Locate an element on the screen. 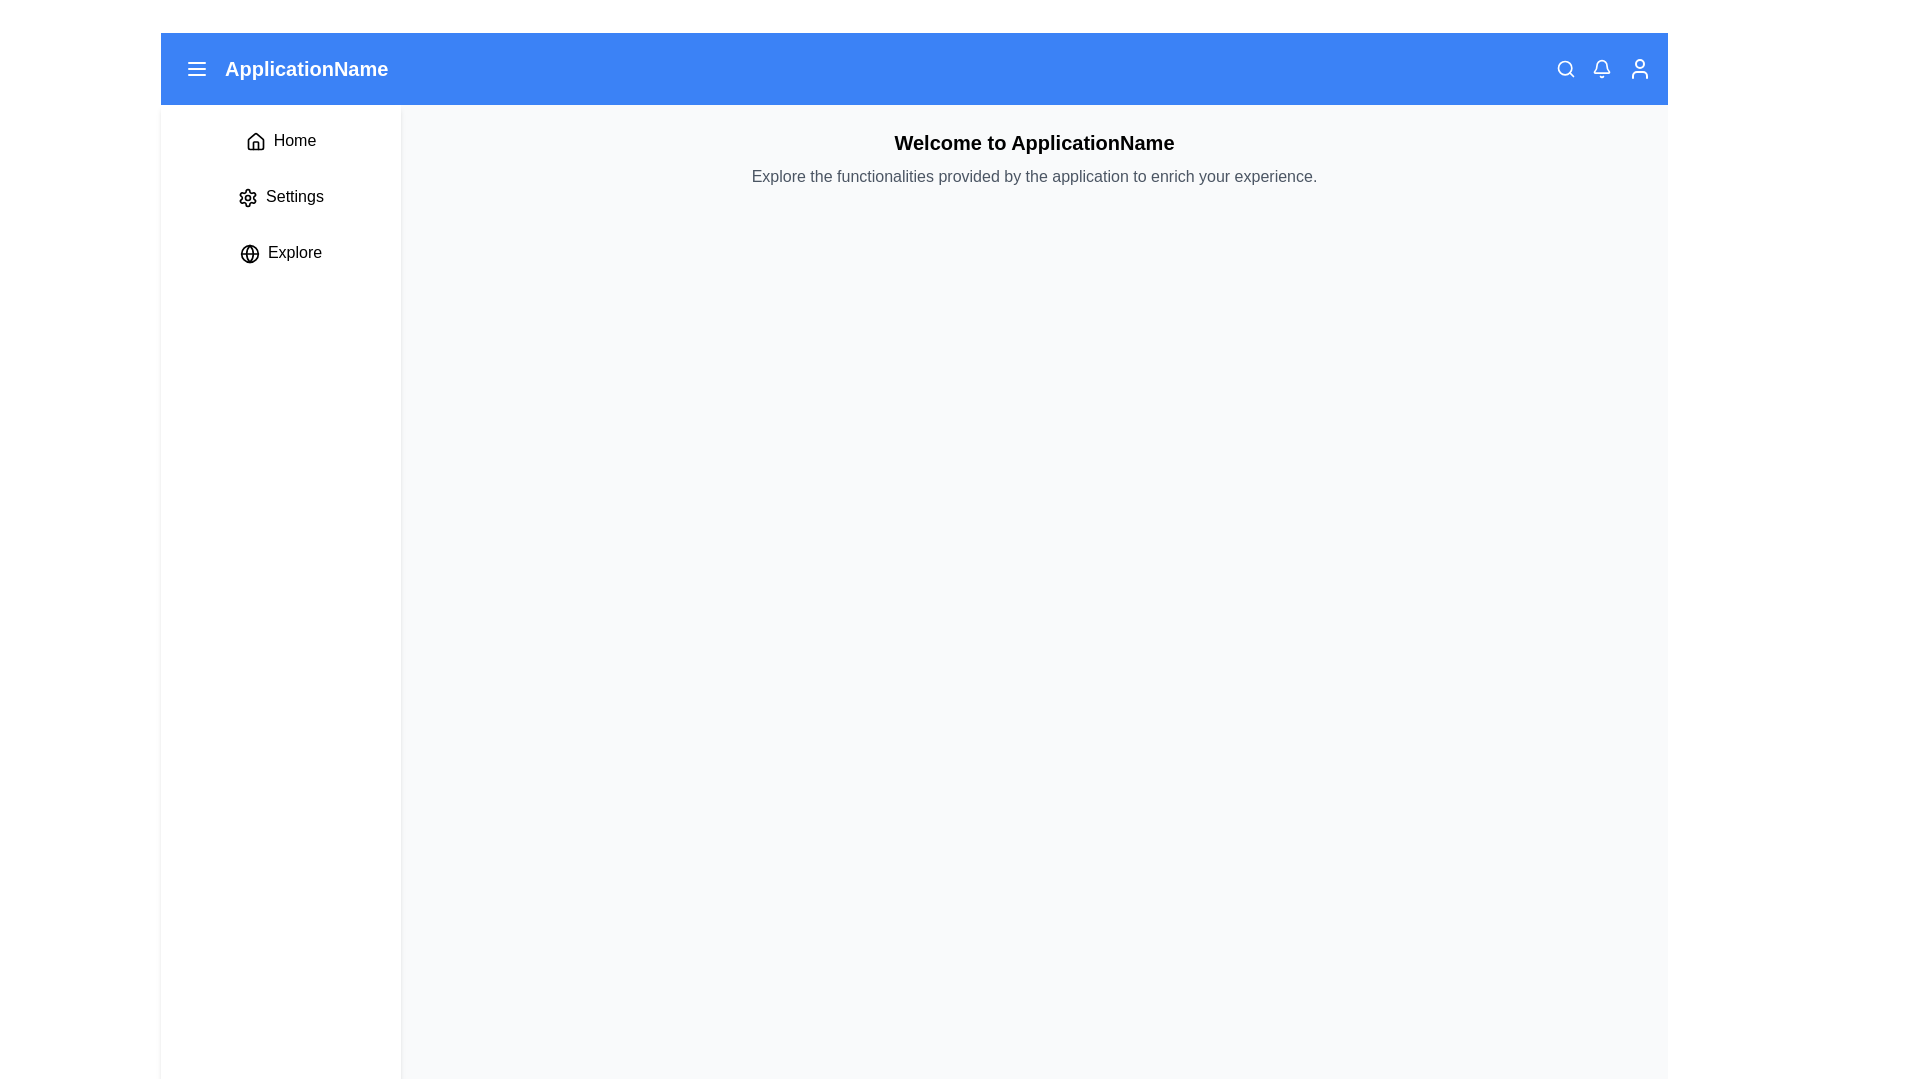 The height and width of the screenshot is (1080, 1920). the bell-shaped icon located in the top-right corner of the interface, which is the second icon in a group of three, styled with a white color on a blue background is located at coordinates (1603, 68).